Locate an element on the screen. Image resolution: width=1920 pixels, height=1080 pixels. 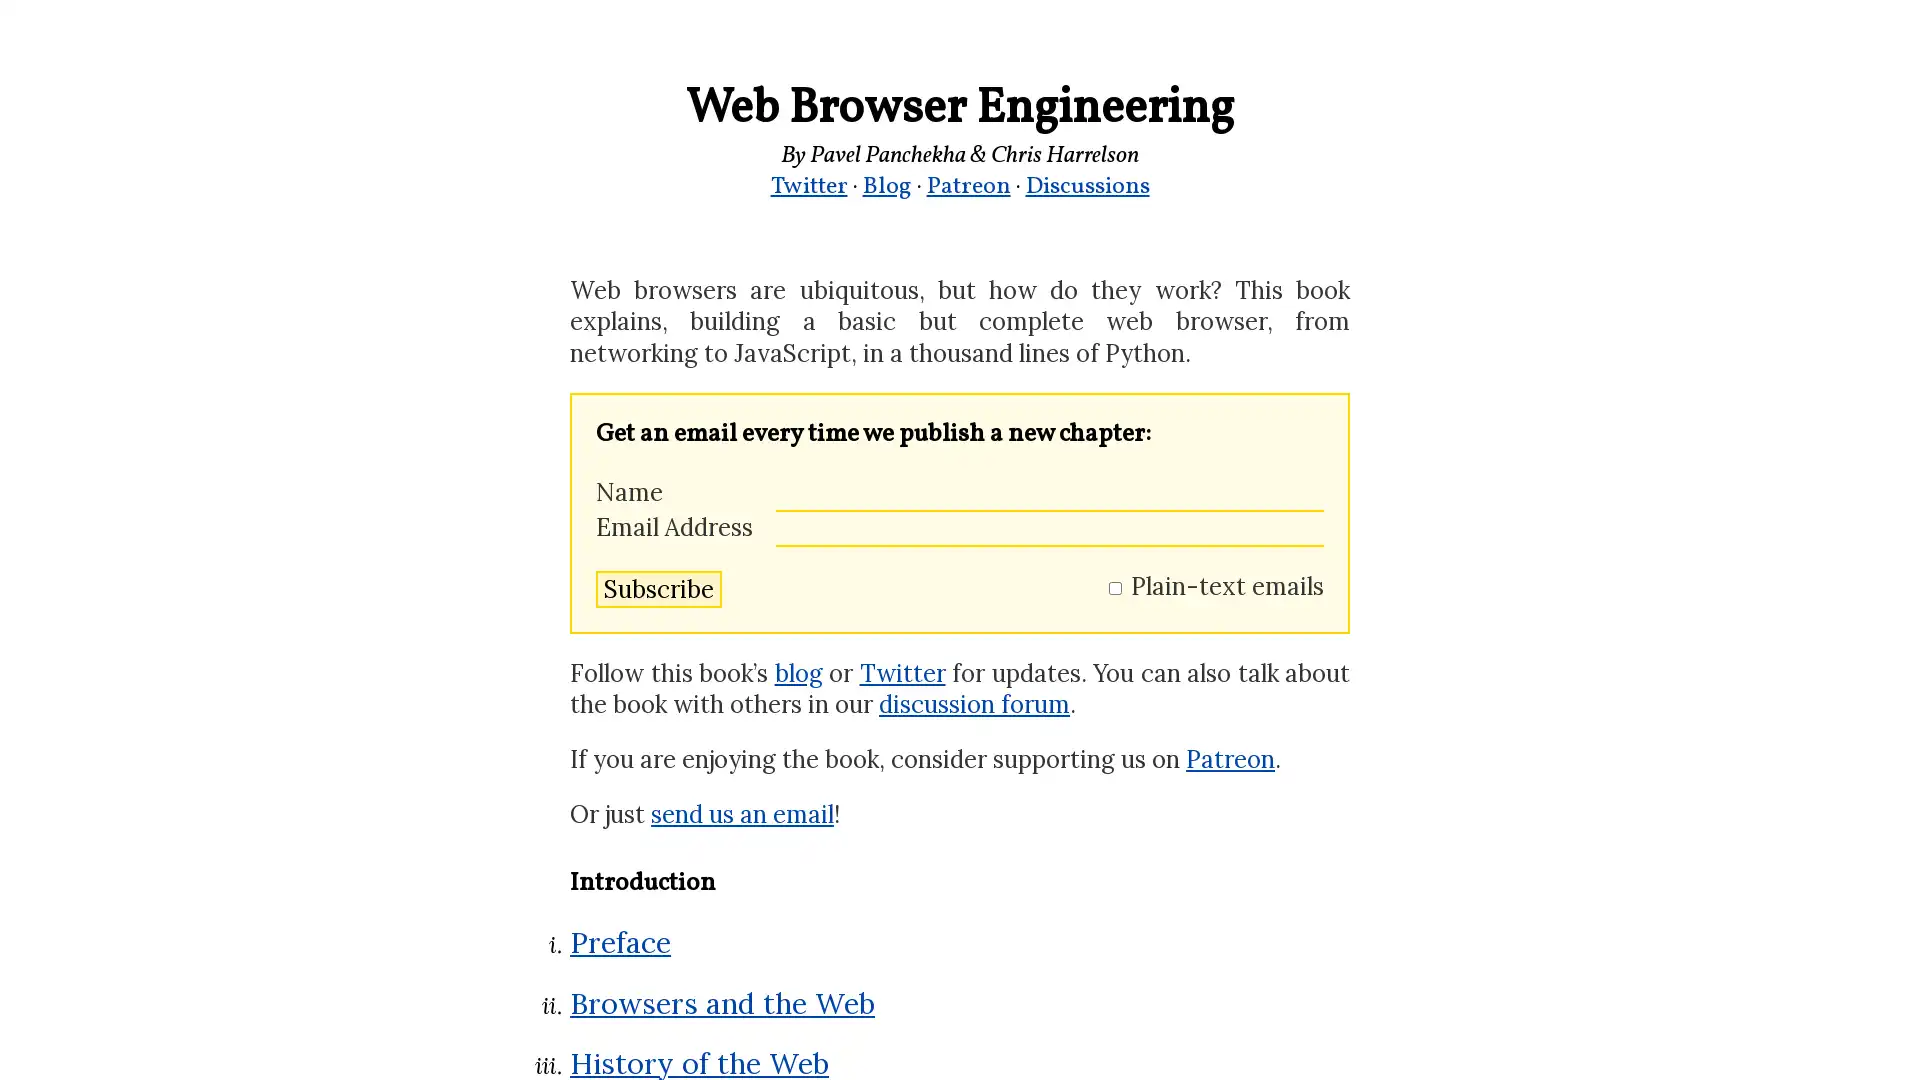
Subscribe is located at coordinates (658, 587).